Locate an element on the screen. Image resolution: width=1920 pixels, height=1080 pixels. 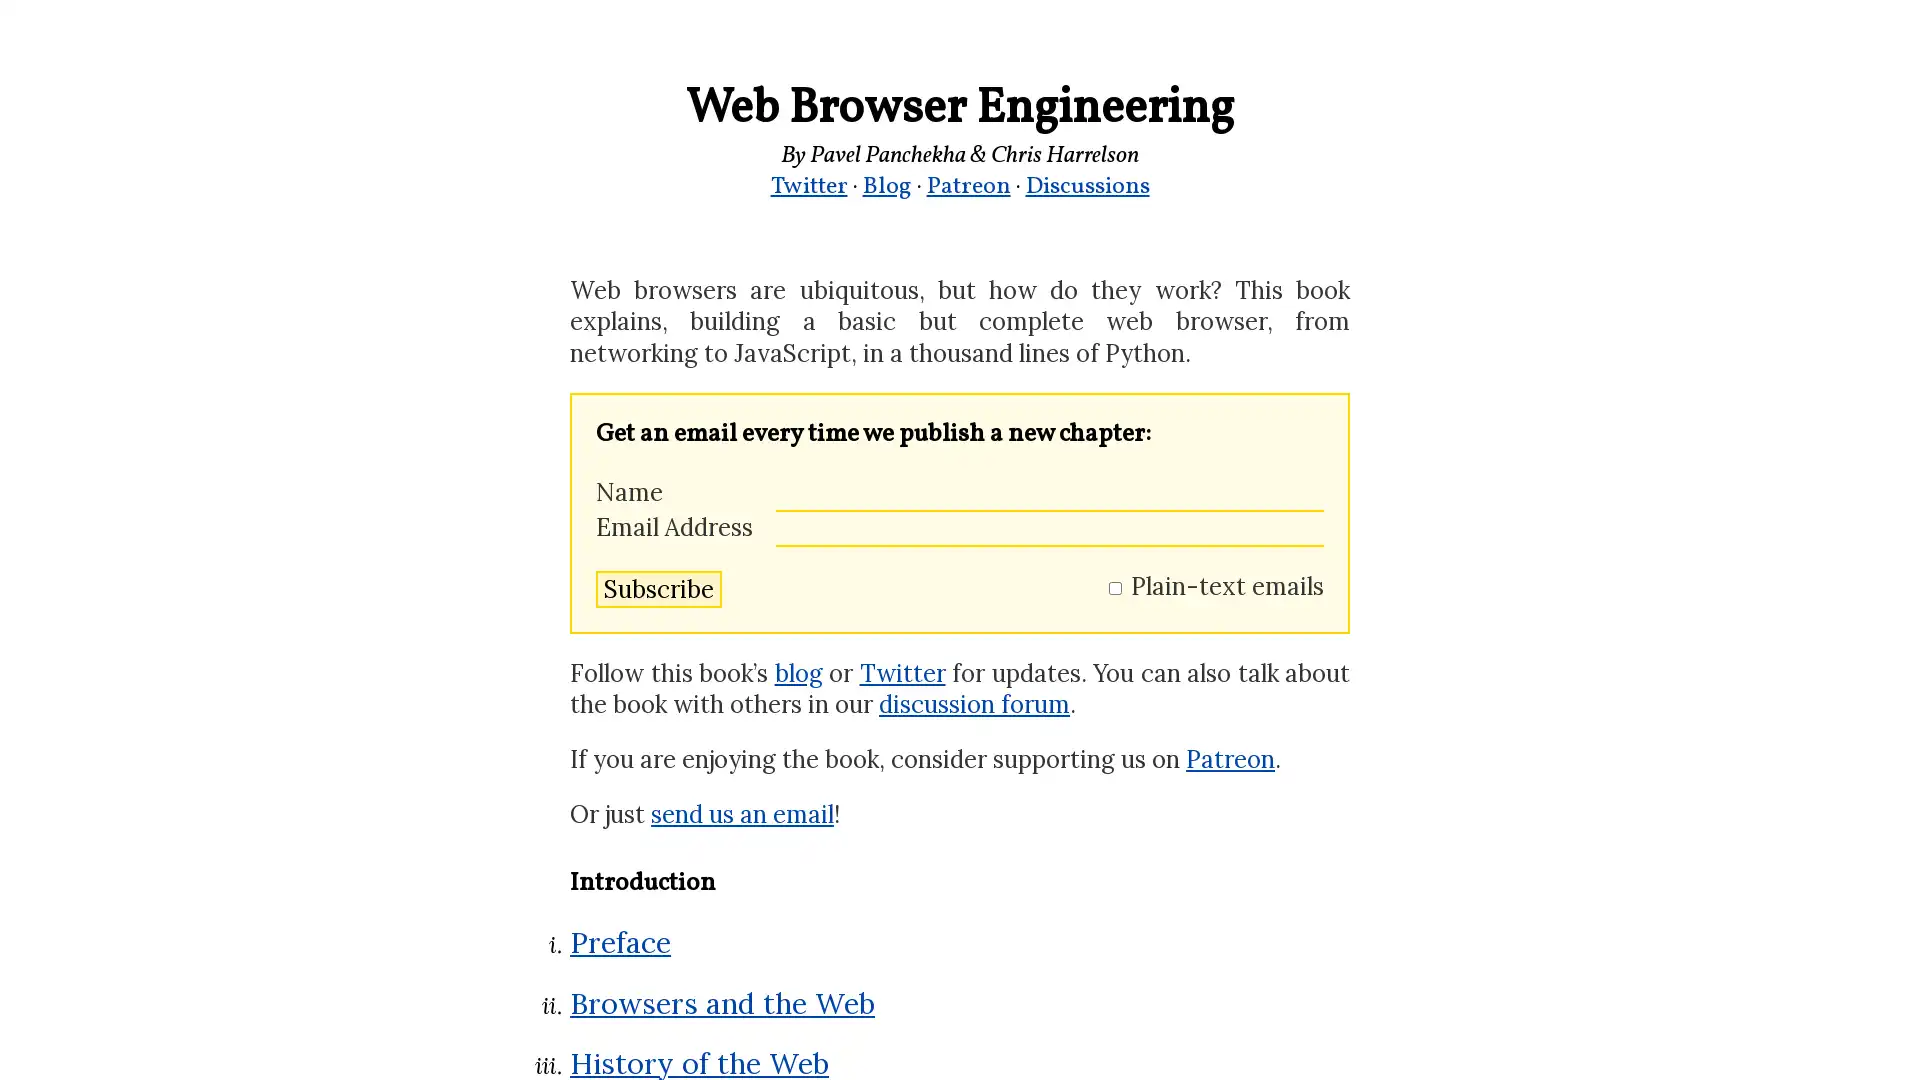
Subscribe is located at coordinates (658, 587).